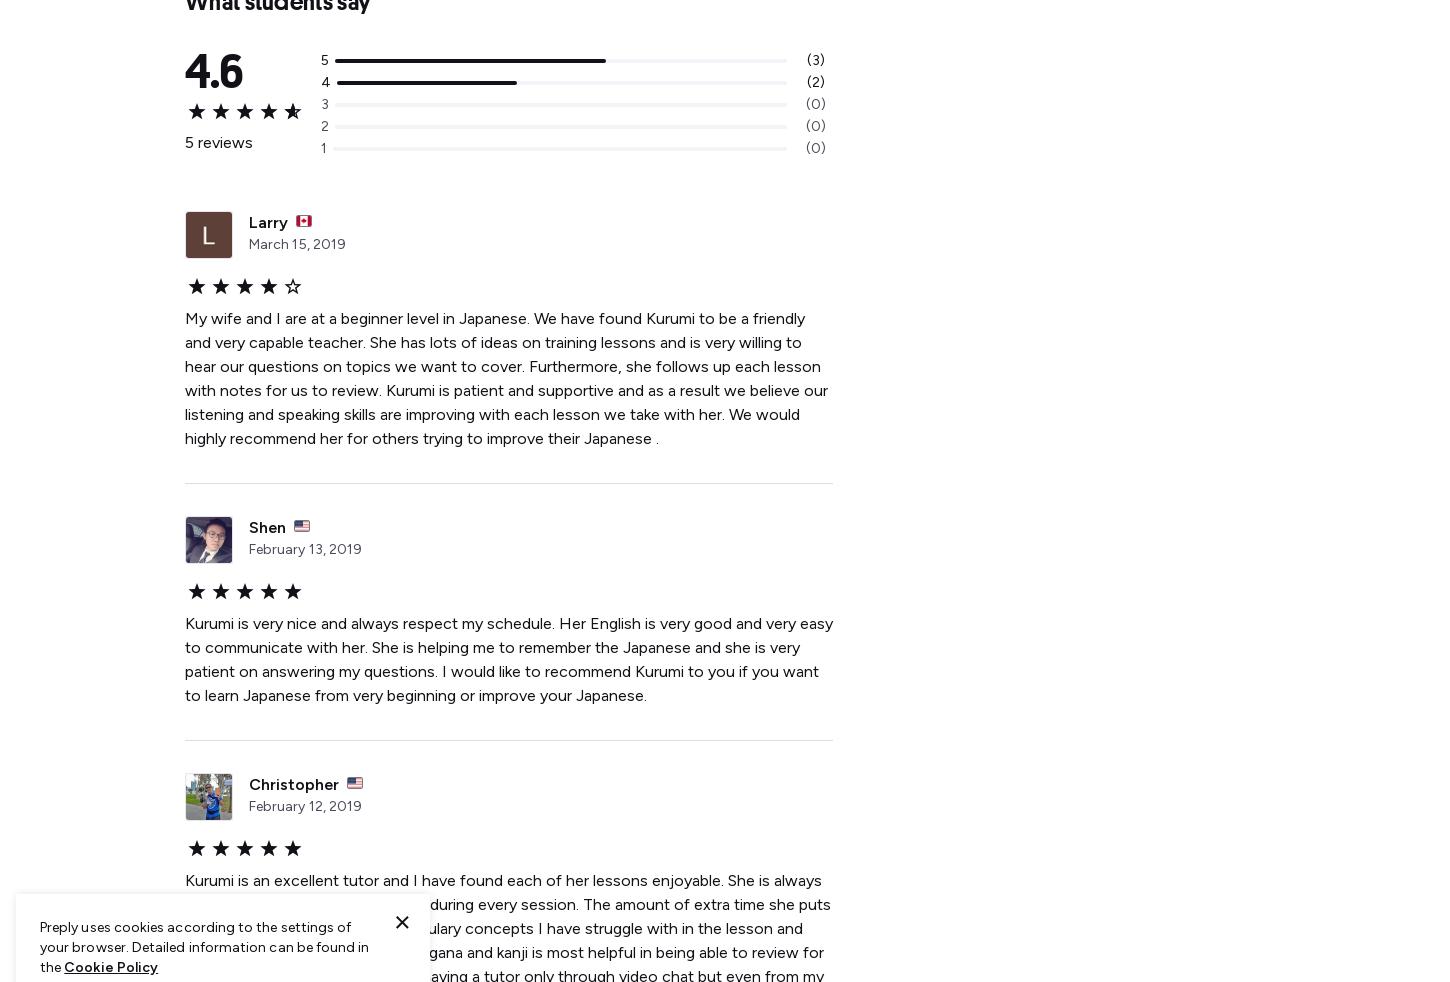 The height and width of the screenshot is (982, 1450). Describe the element at coordinates (314, 548) in the screenshot. I see `'13'` at that location.